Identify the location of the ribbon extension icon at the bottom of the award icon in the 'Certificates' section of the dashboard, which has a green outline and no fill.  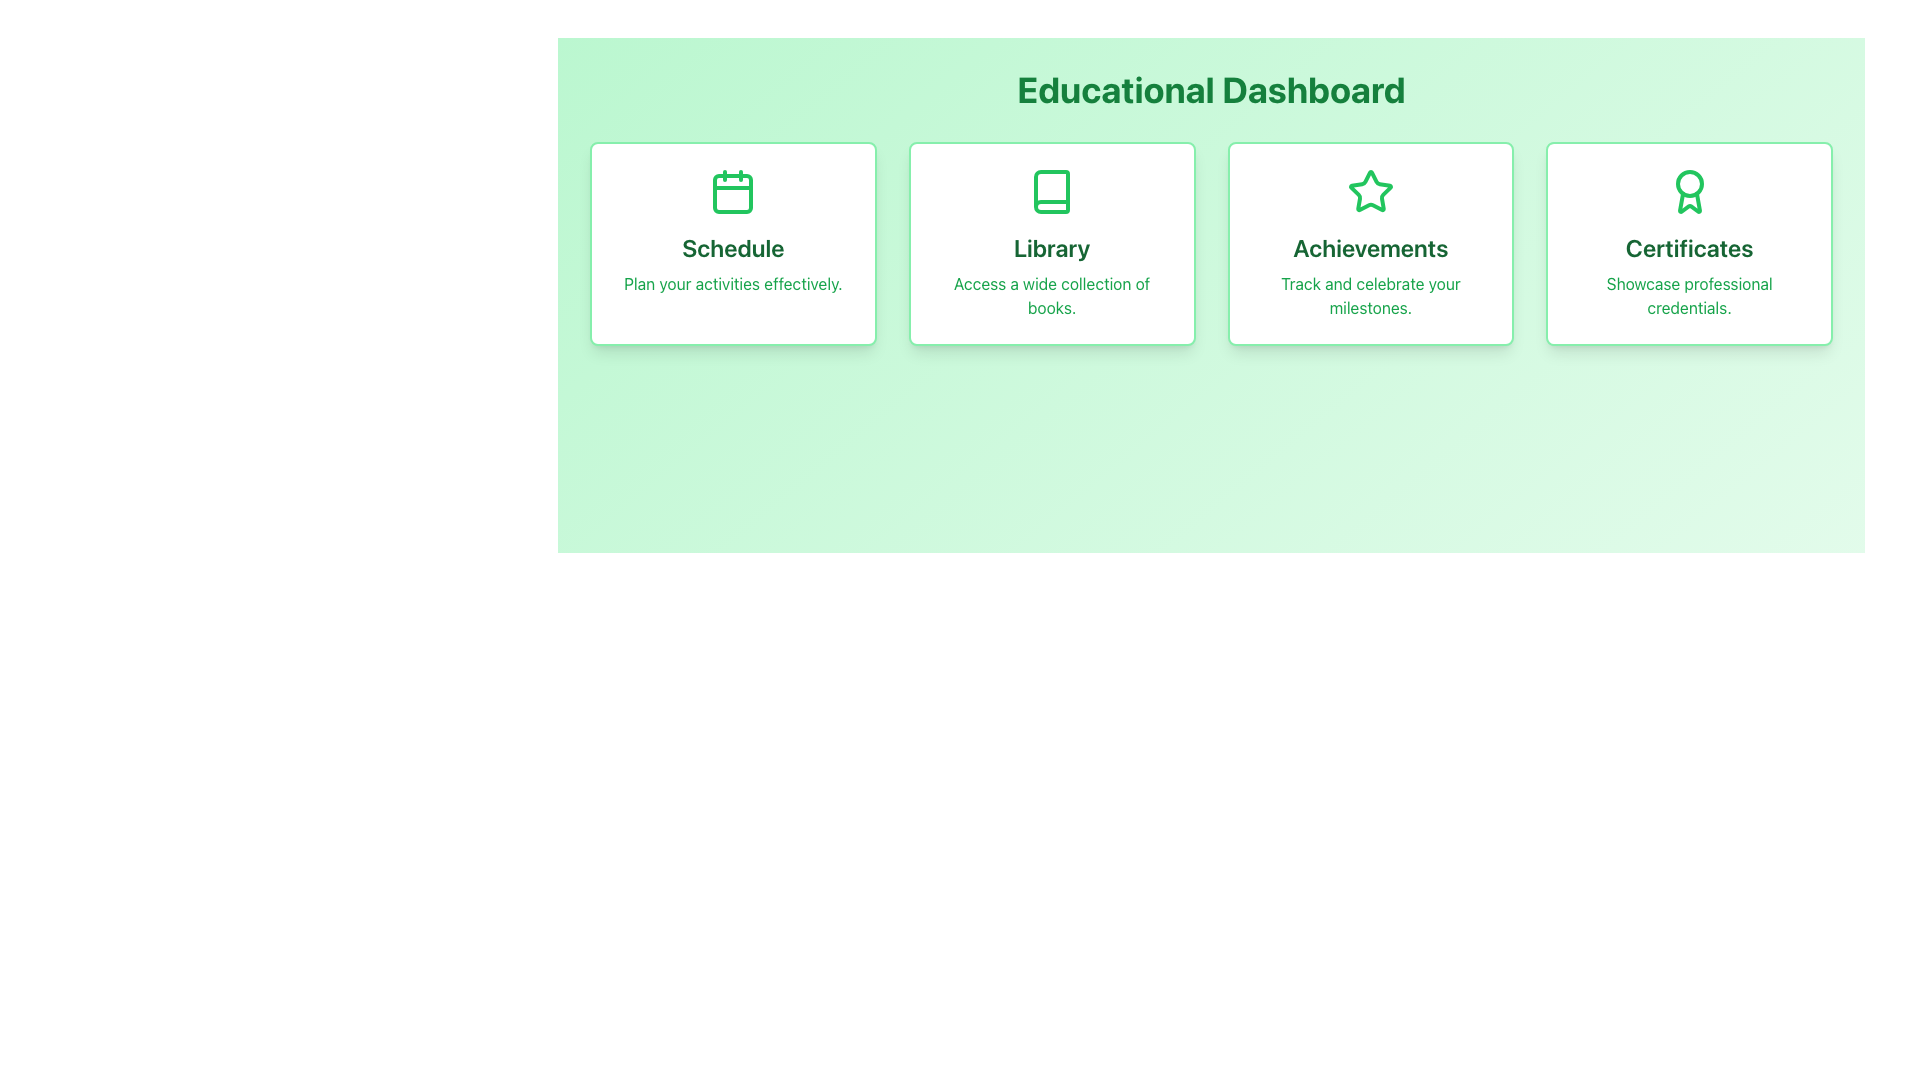
(1688, 202).